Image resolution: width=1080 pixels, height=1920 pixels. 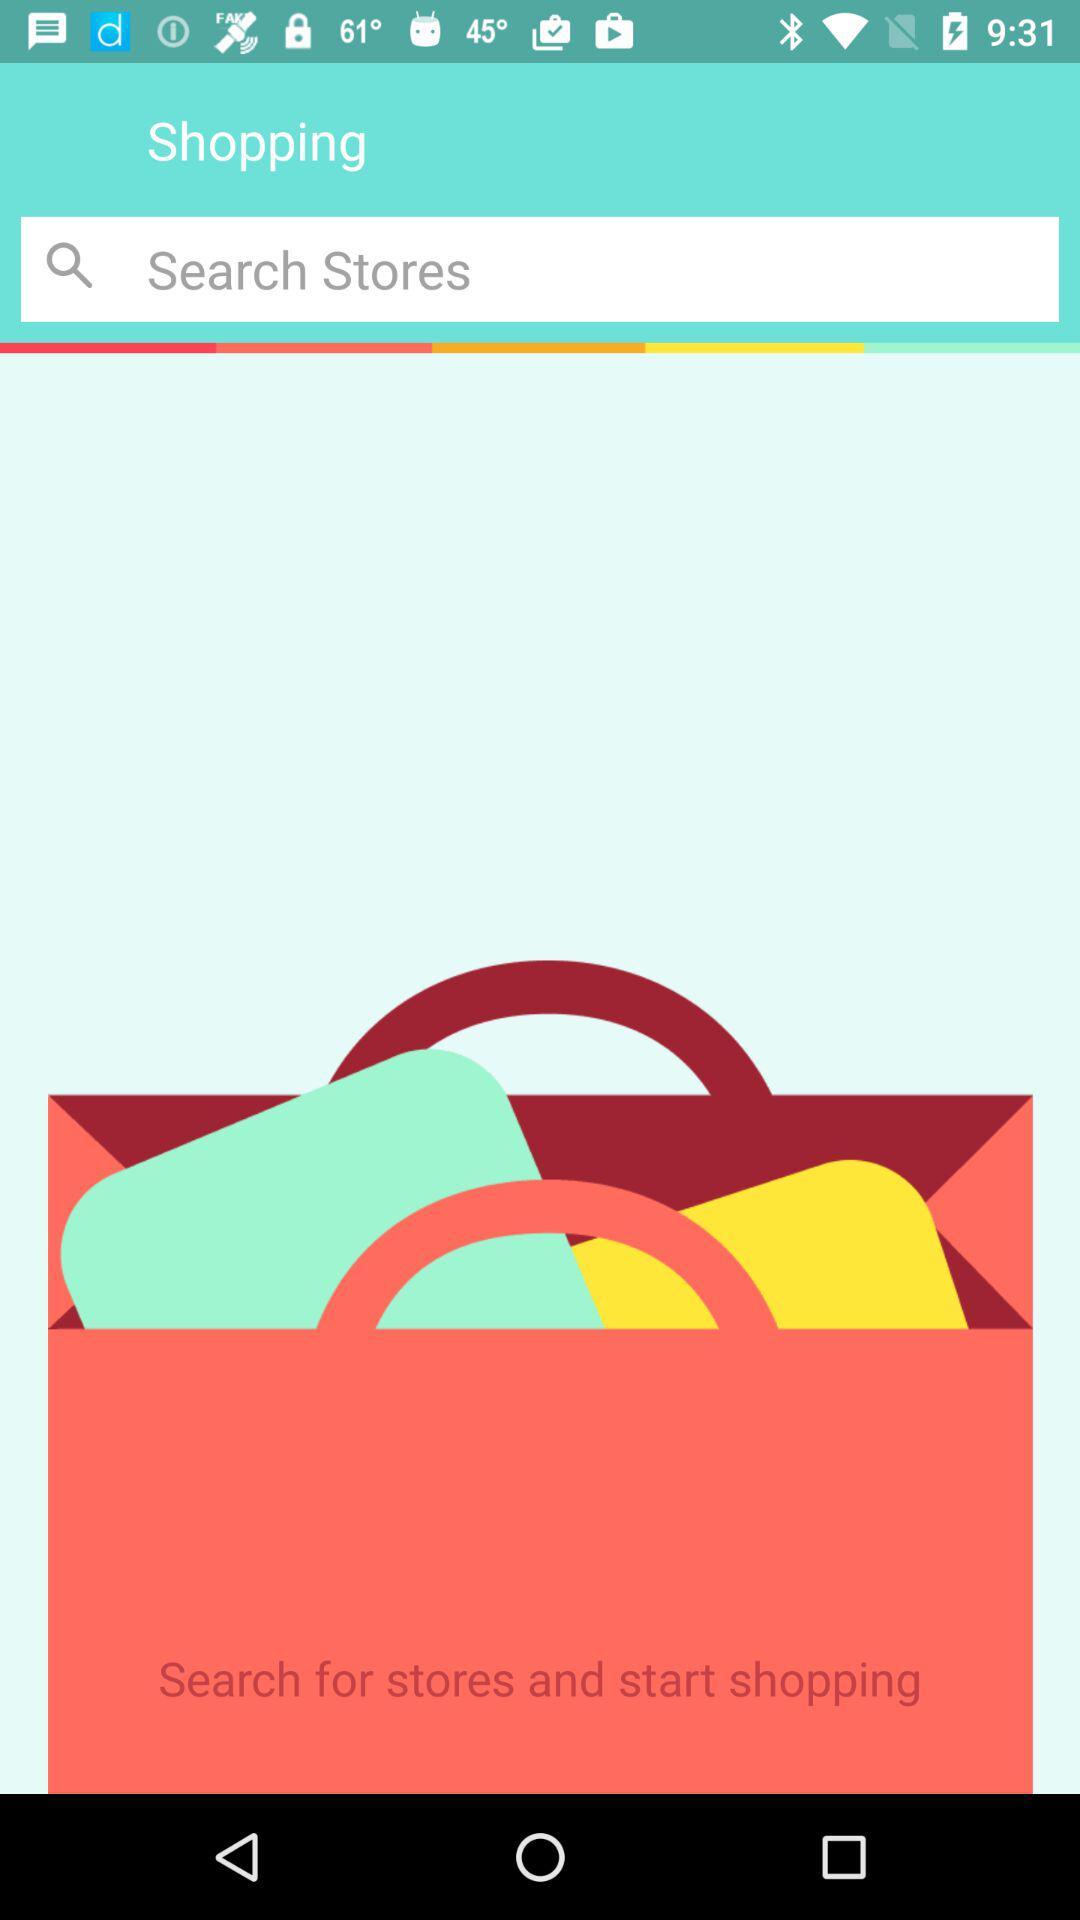 What do you see at coordinates (601, 268) in the screenshot?
I see `search bar` at bounding box center [601, 268].